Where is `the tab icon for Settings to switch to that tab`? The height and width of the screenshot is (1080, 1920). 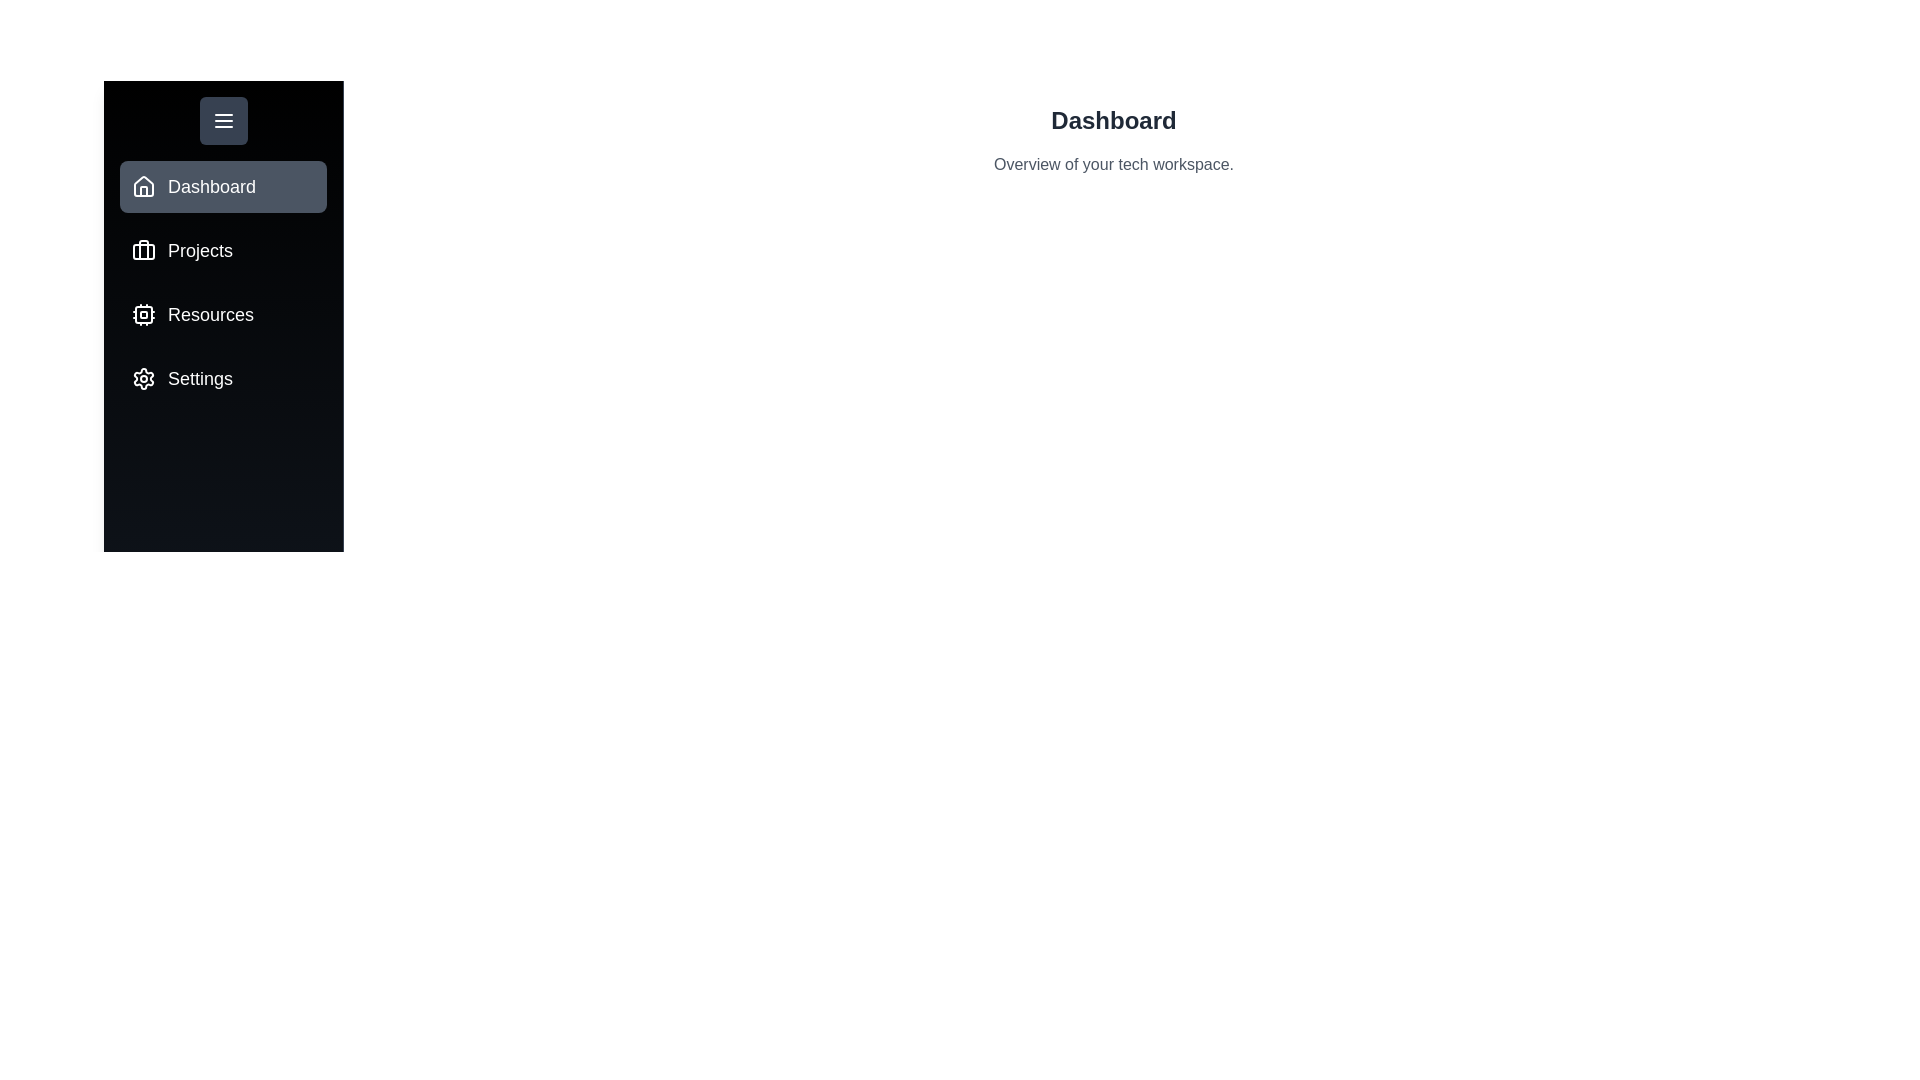 the tab icon for Settings to switch to that tab is located at coordinates (143, 378).